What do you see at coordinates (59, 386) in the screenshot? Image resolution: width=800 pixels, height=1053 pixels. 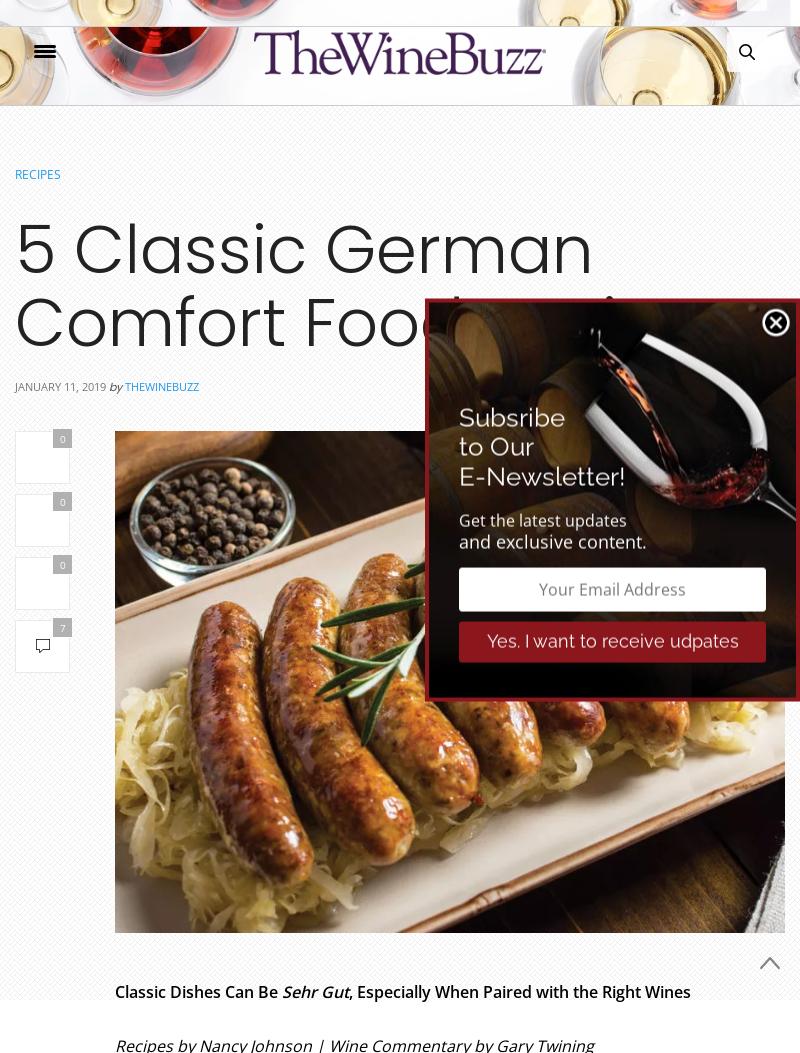 I see `'January 11, 2019'` at bounding box center [59, 386].